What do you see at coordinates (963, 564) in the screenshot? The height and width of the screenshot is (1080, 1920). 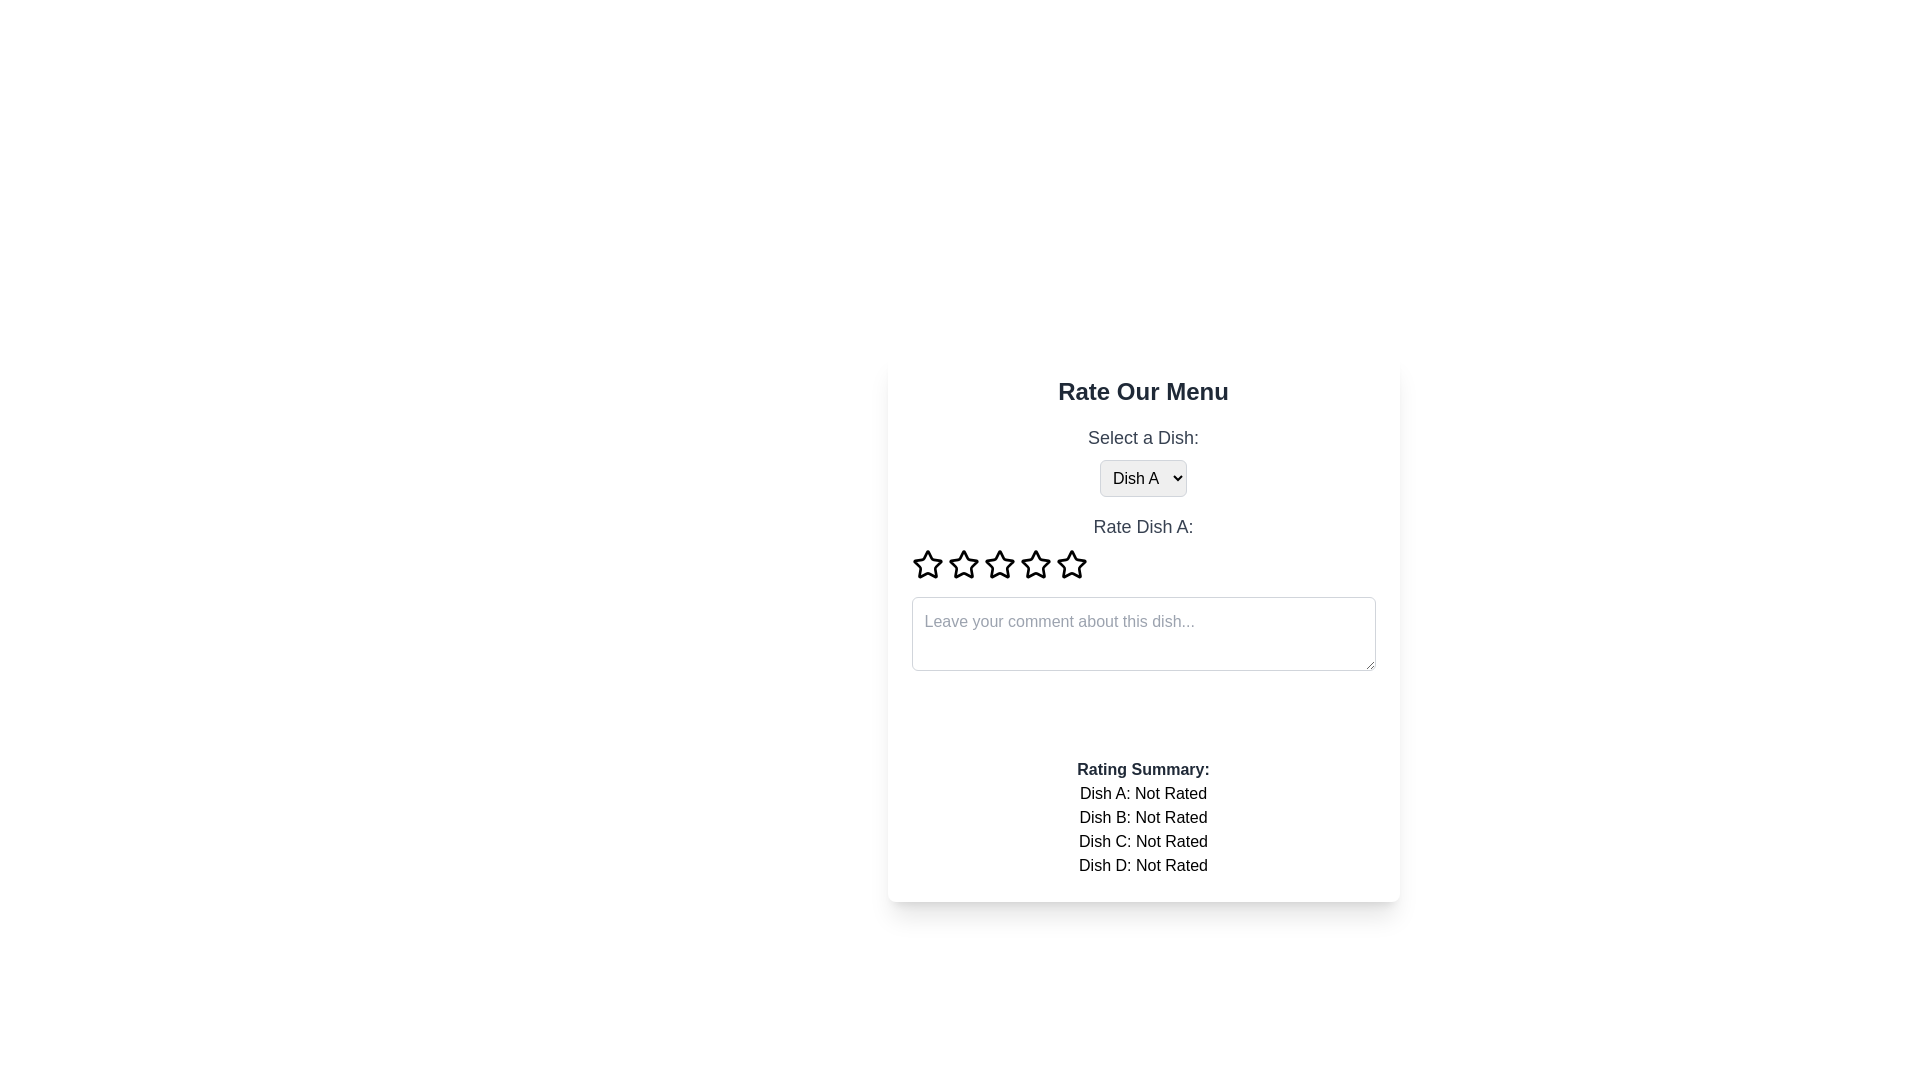 I see `the third star icon in the rating system located in the dialog box titled 'Rate Our Menu'` at bounding box center [963, 564].